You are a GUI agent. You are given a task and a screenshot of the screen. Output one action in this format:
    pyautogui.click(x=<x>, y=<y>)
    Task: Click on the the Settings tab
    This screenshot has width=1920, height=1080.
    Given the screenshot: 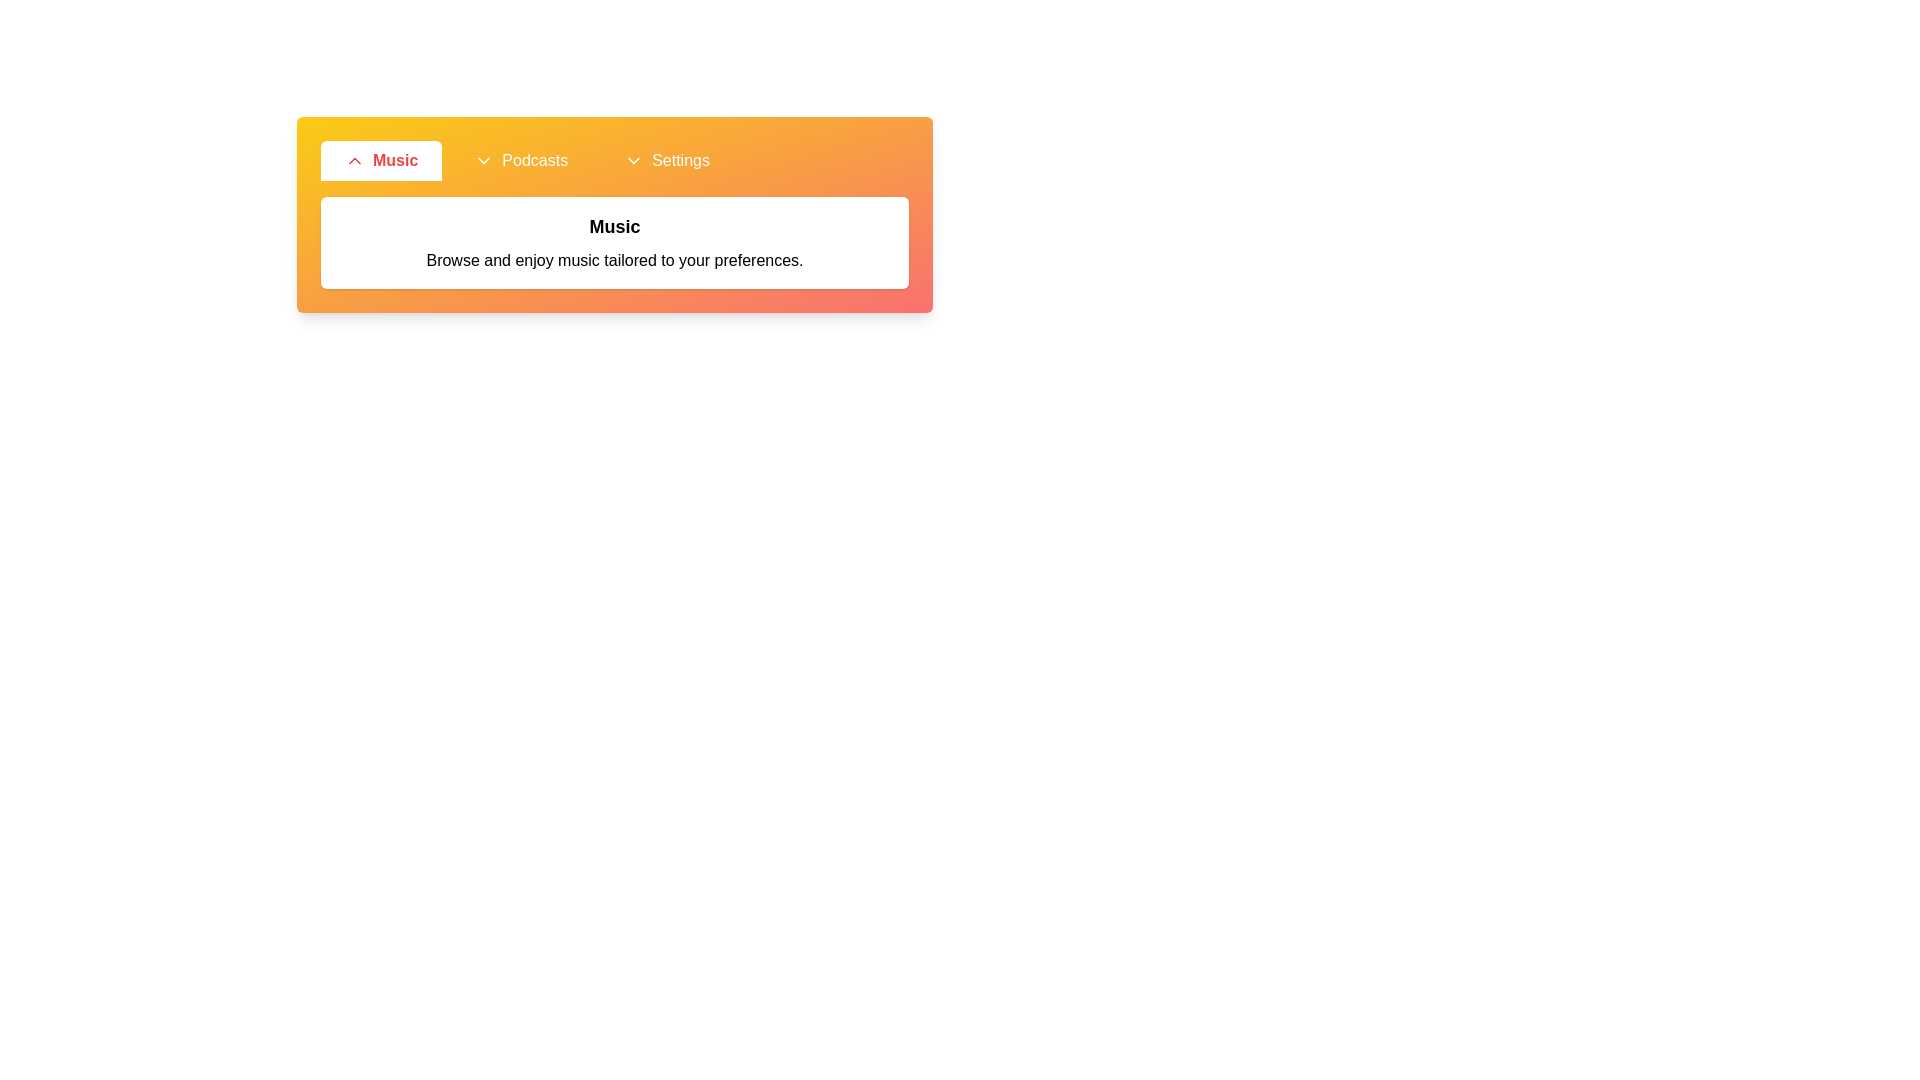 What is the action you would take?
    pyautogui.click(x=667, y=160)
    